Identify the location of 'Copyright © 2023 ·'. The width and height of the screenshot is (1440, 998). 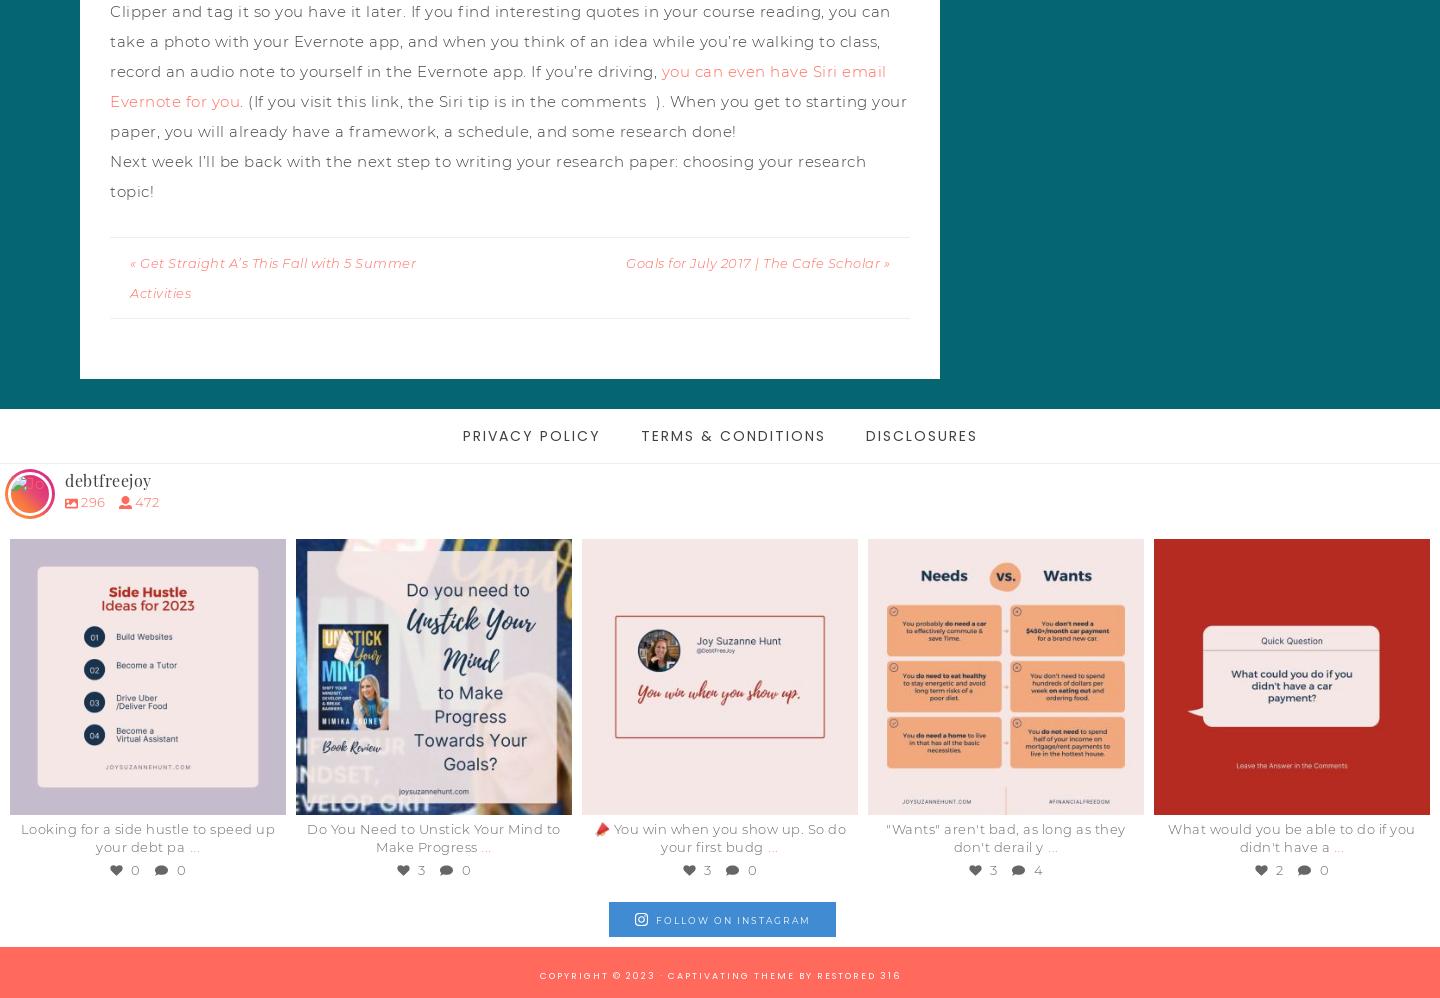
(537, 975).